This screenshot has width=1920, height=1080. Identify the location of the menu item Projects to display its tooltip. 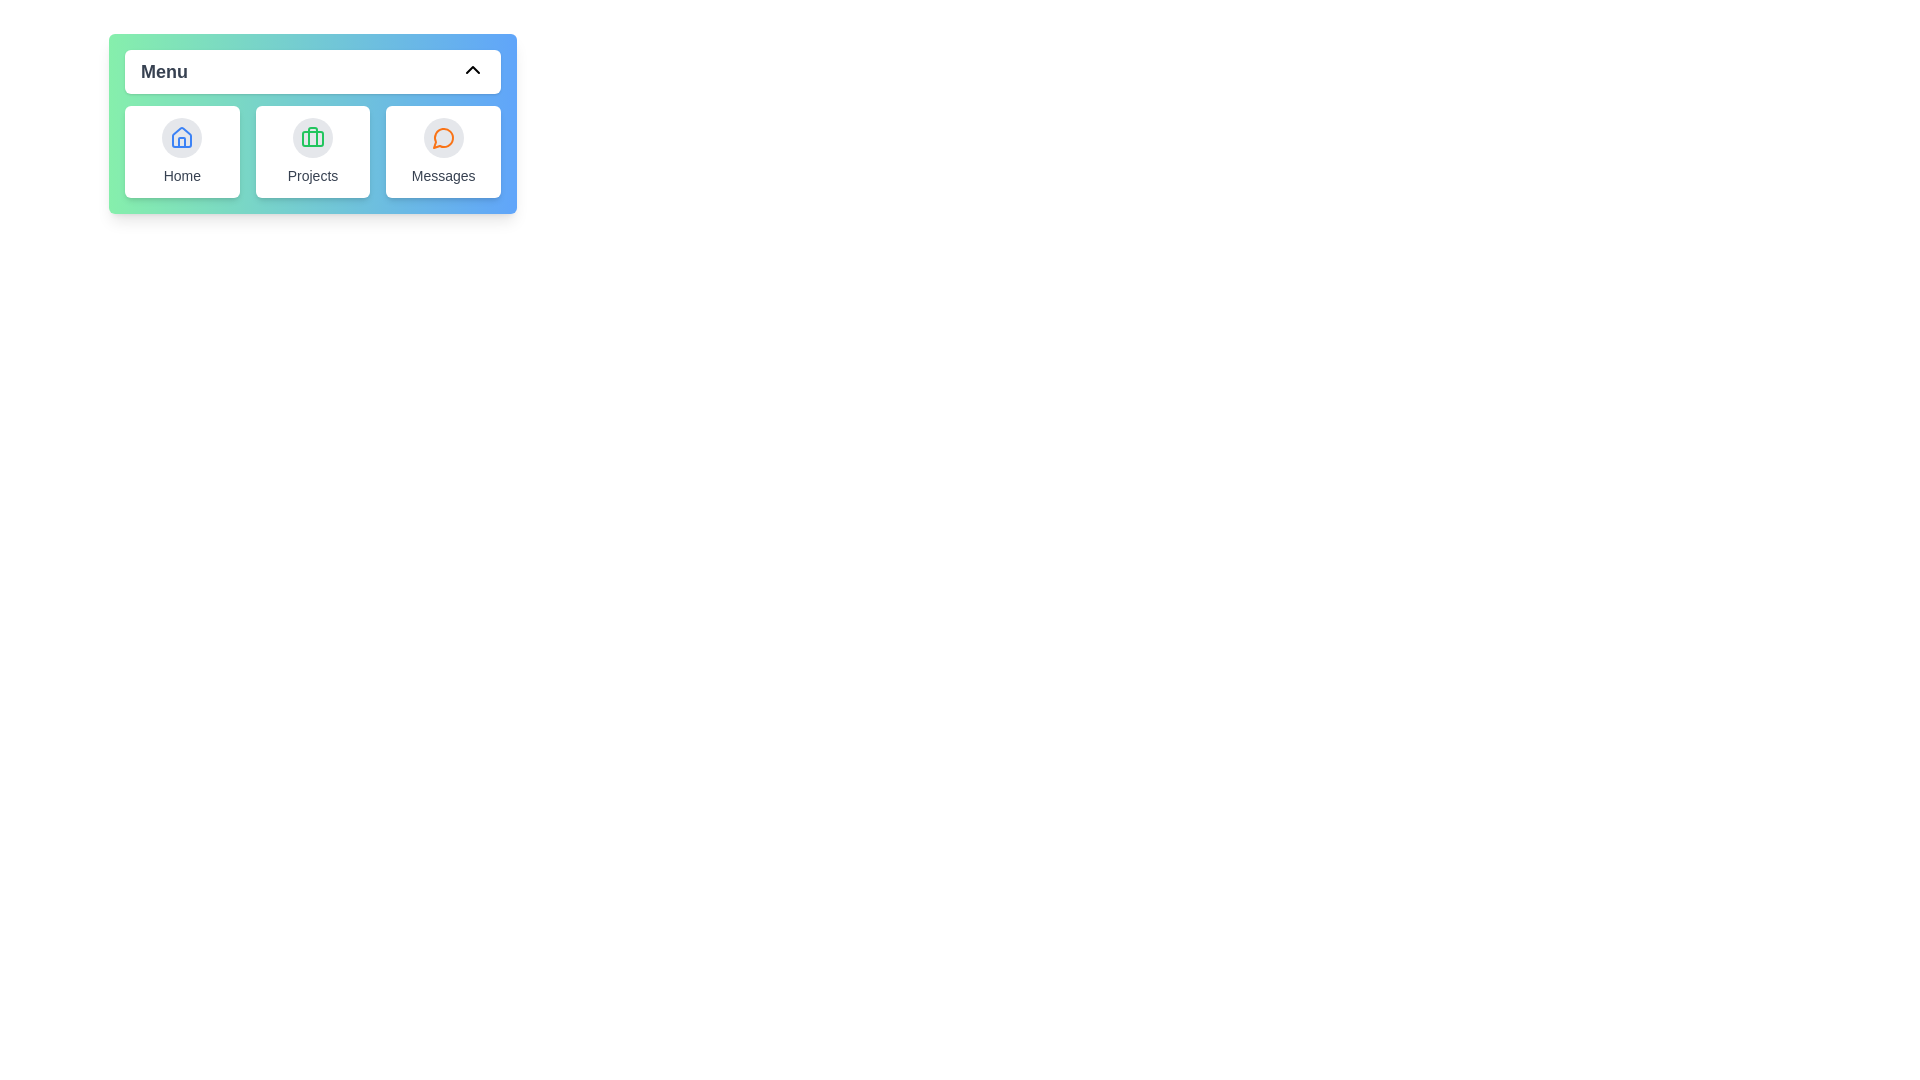
(311, 150).